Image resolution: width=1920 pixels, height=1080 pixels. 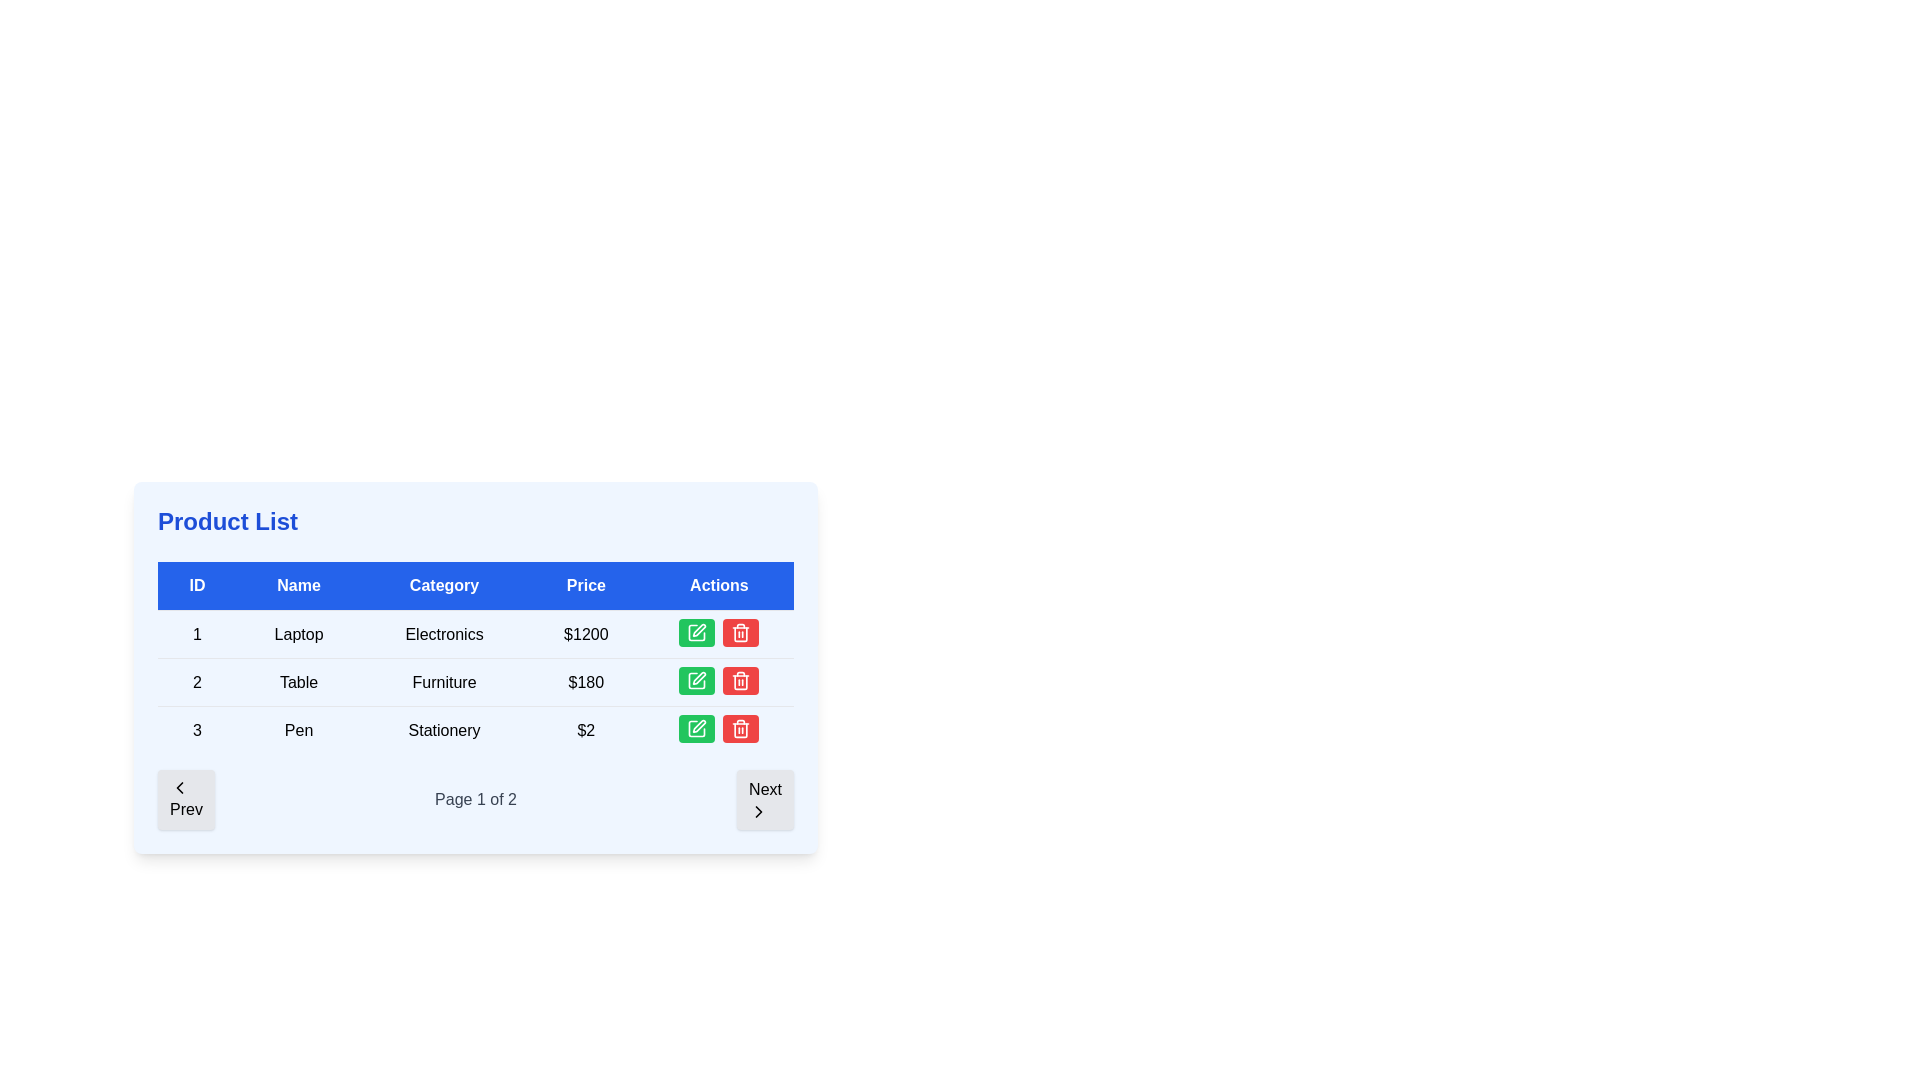 What do you see at coordinates (719, 730) in the screenshot?
I see `the green button for editing the item 'Pen' in the Stationery category, located in the rightmost section of the last row of the table` at bounding box center [719, 730].